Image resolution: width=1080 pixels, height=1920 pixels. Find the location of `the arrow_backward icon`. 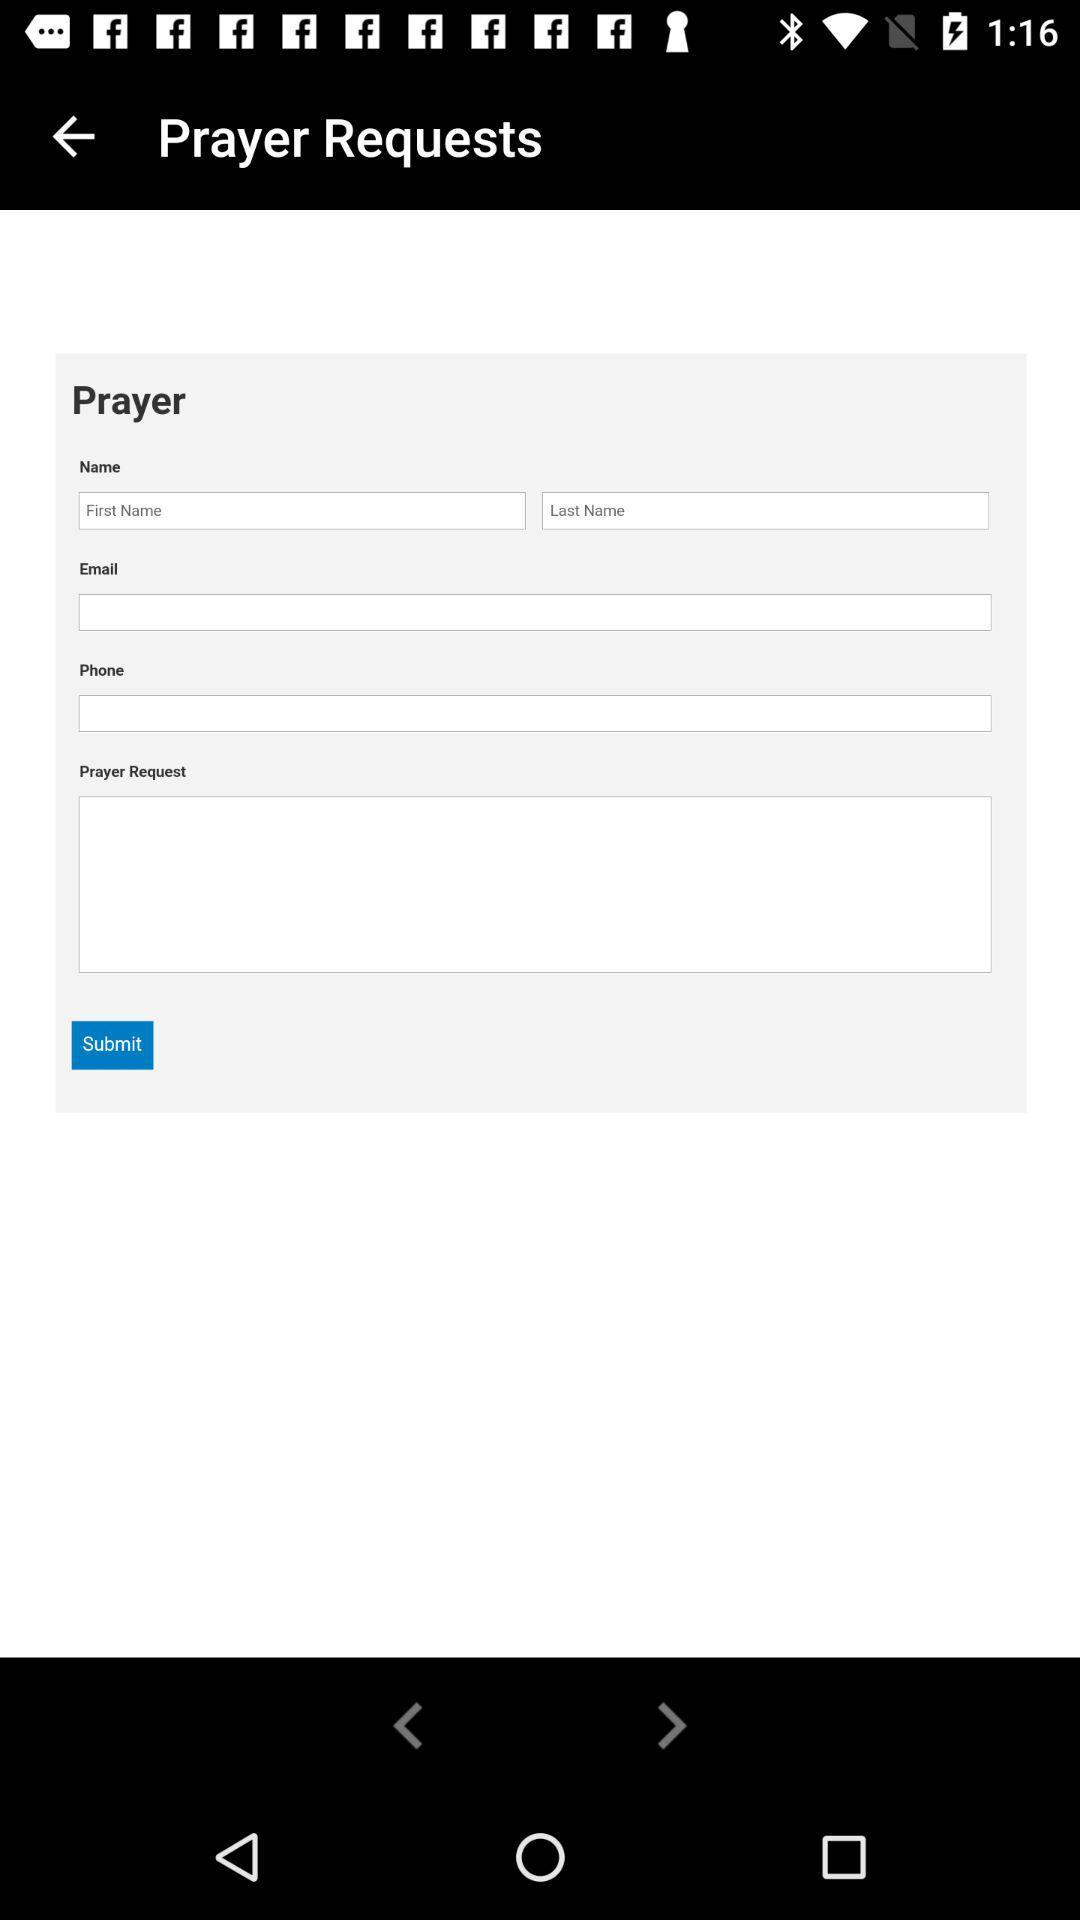

the arrow_backward icon is located at coordinates (407, 1724).